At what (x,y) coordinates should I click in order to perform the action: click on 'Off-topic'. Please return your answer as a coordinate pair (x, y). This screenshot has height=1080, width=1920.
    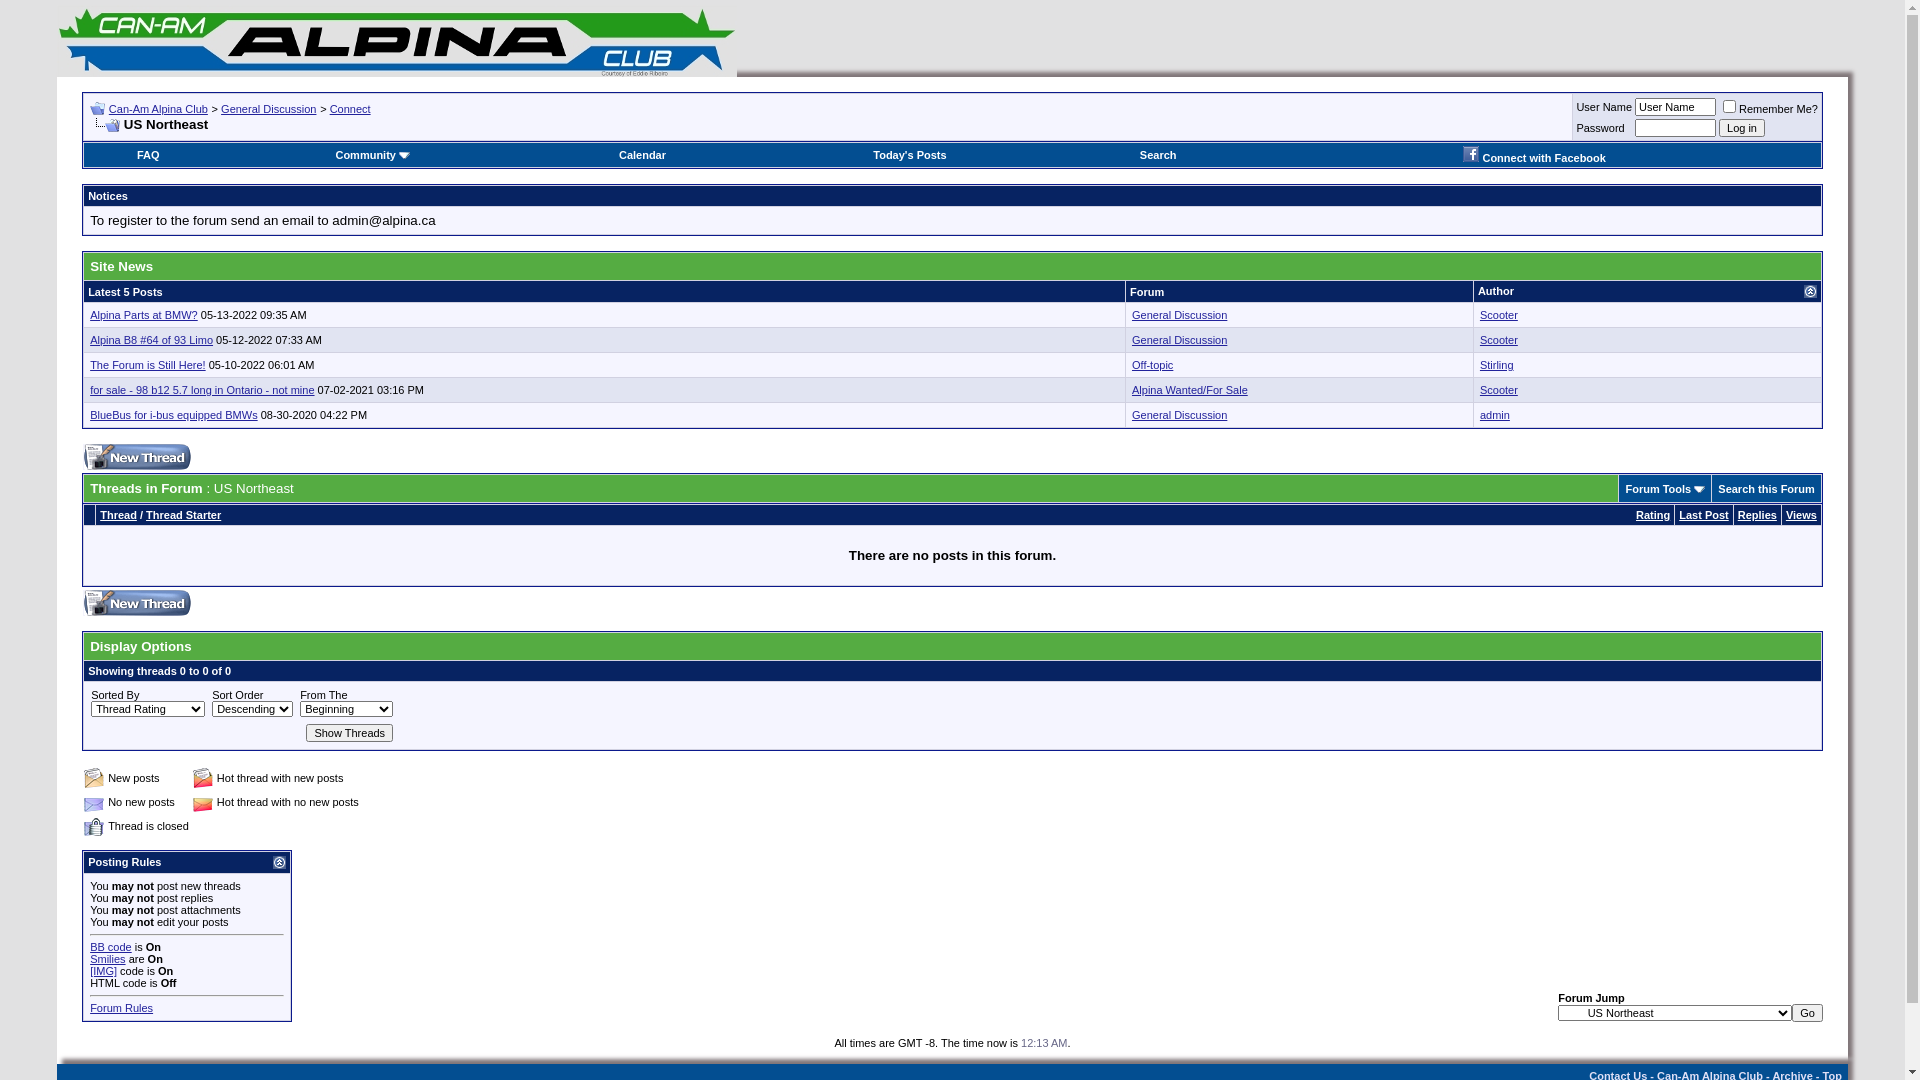
    Looking at the image, I should click on (1152, 365).